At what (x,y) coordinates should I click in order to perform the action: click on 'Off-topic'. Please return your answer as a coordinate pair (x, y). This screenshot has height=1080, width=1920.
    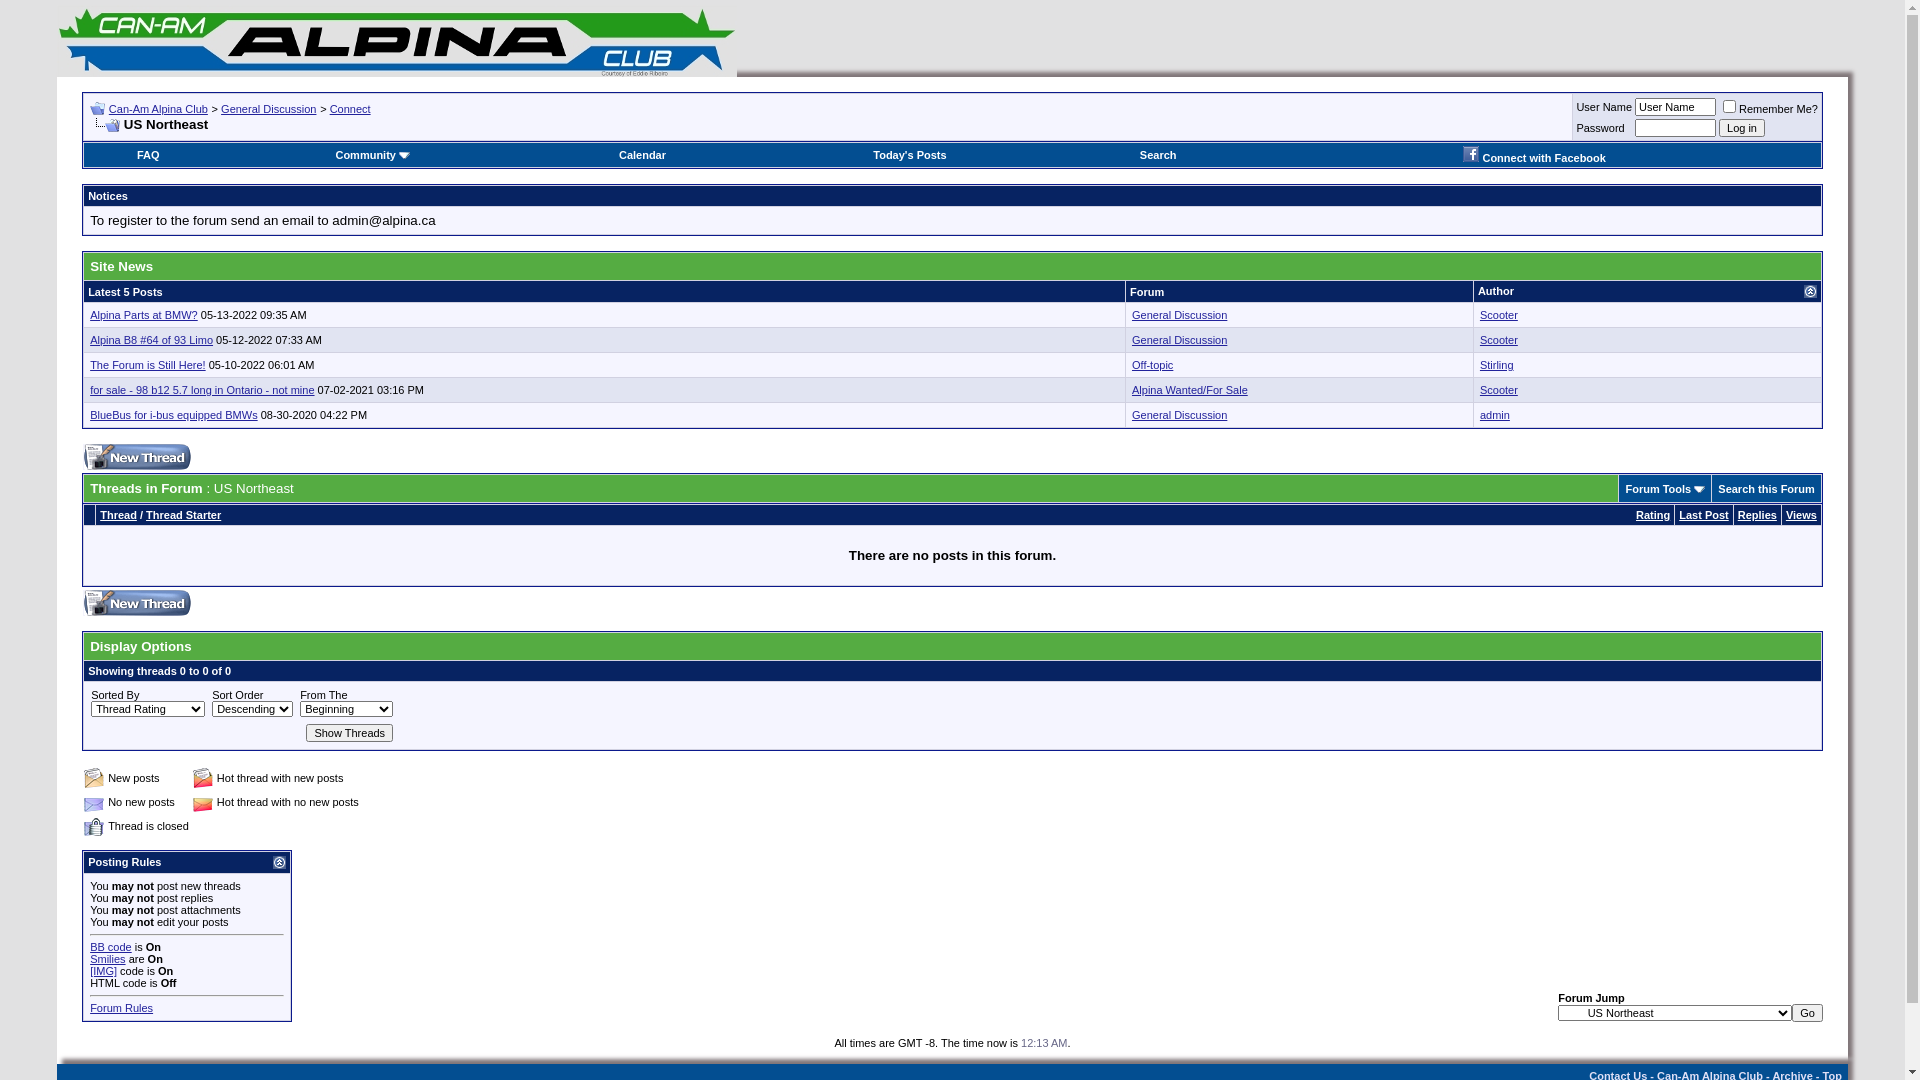
    Looking at the image, I should click on (1152, 365).